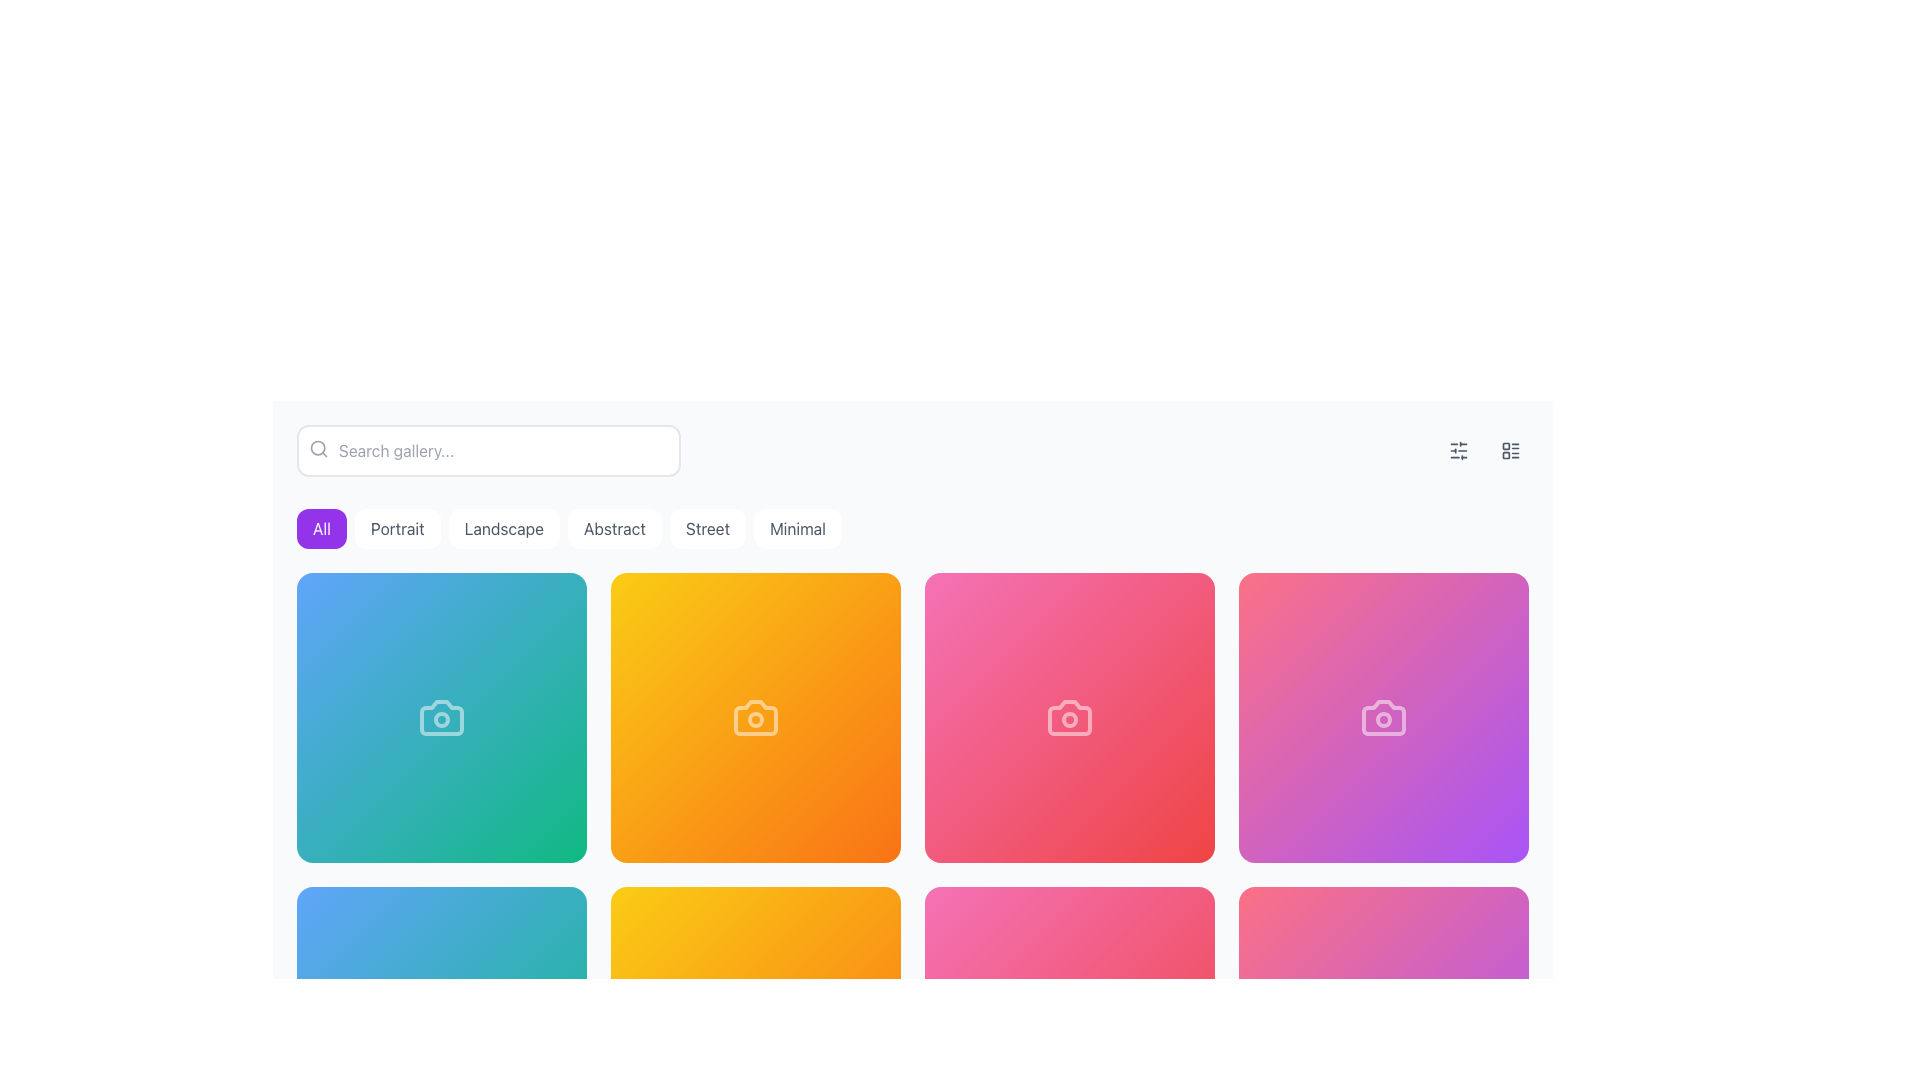 The width and height of the screenshot is (1920, 1080). What do you see at coordinates (1382, 716) in the screenshot?
I see `the grid item located in the first row and fourth column` at bounding box center [1382, 716].